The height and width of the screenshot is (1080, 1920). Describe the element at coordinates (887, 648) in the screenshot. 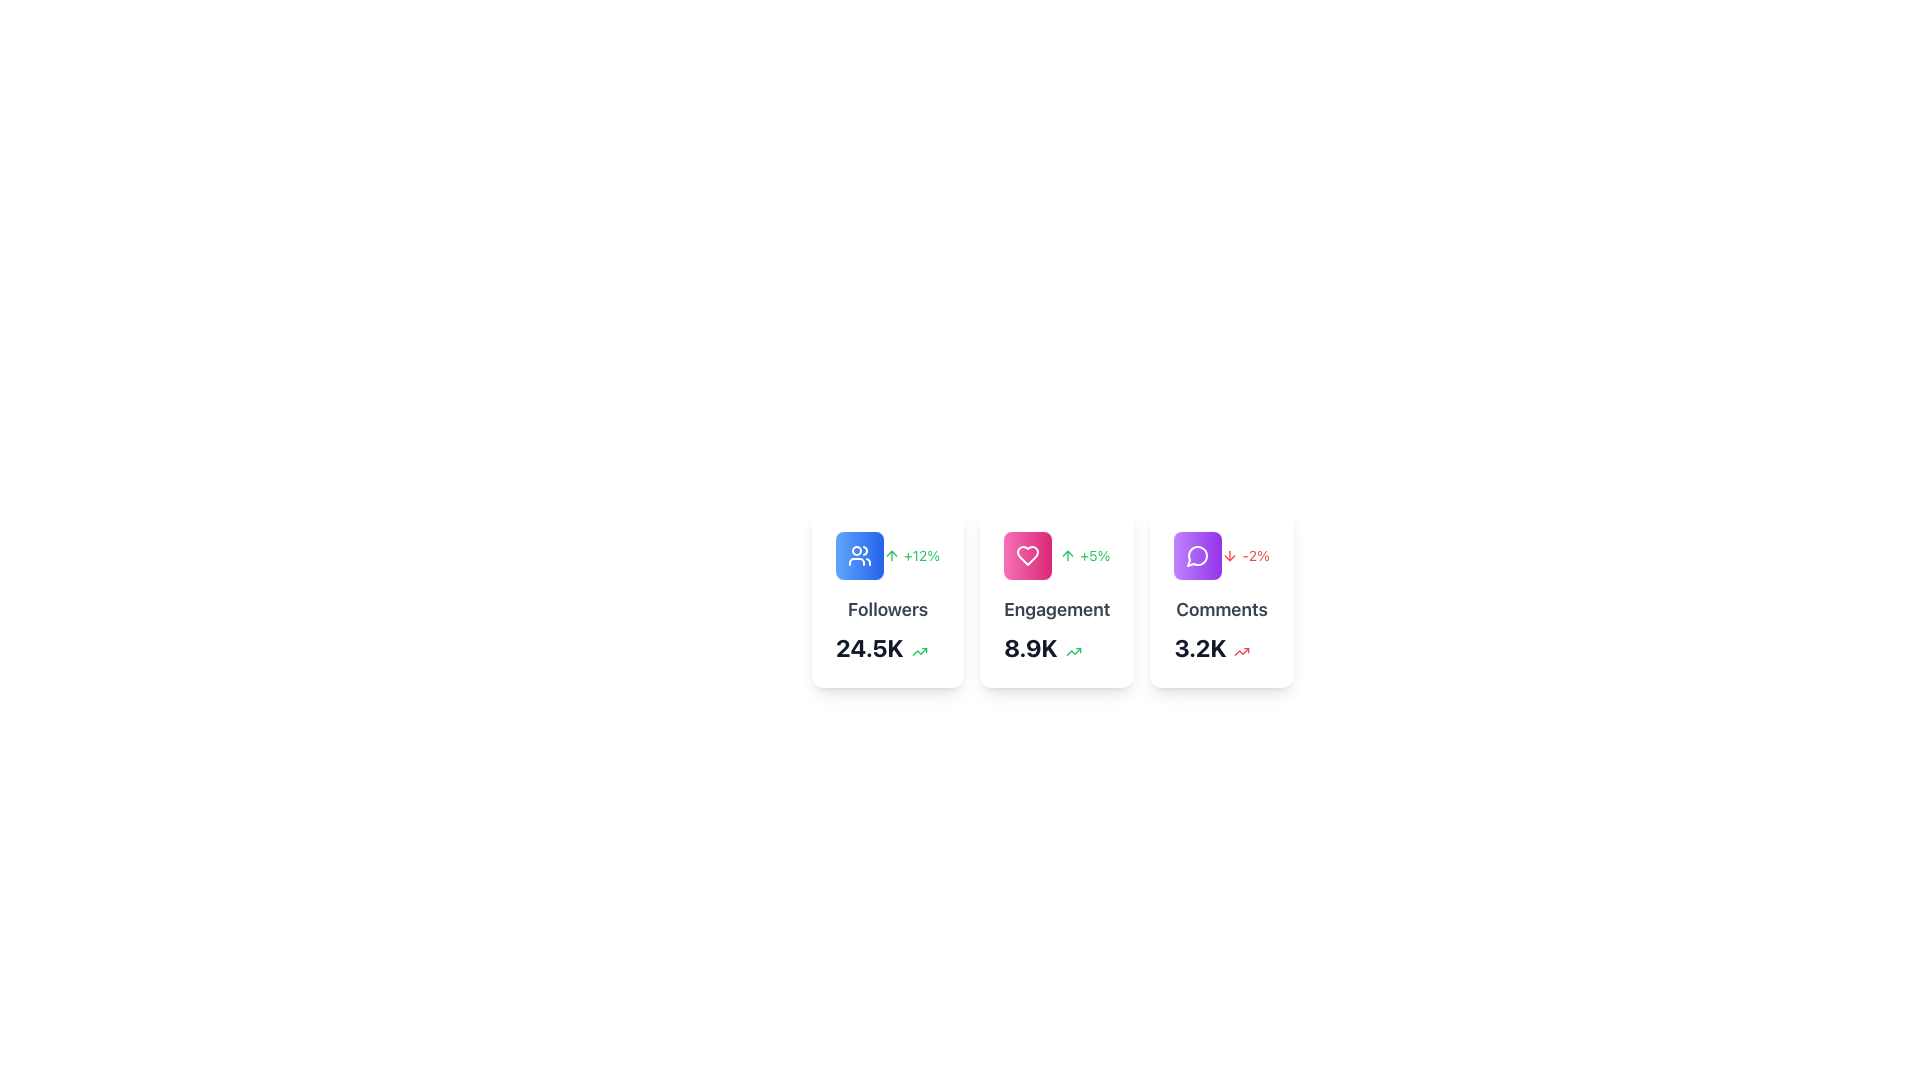

I see `the '24.5K' followers metric text with a green arrow indicating an increasing trend, located within the 'Followers' card` at that location.